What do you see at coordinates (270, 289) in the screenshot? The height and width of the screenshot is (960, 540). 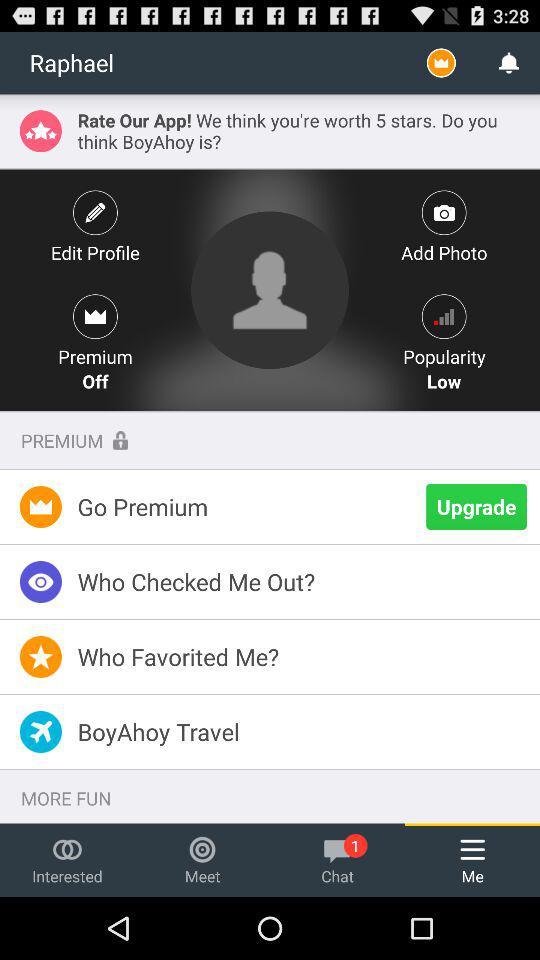 I see `or edit personal image` at bounding box center [270, 289].